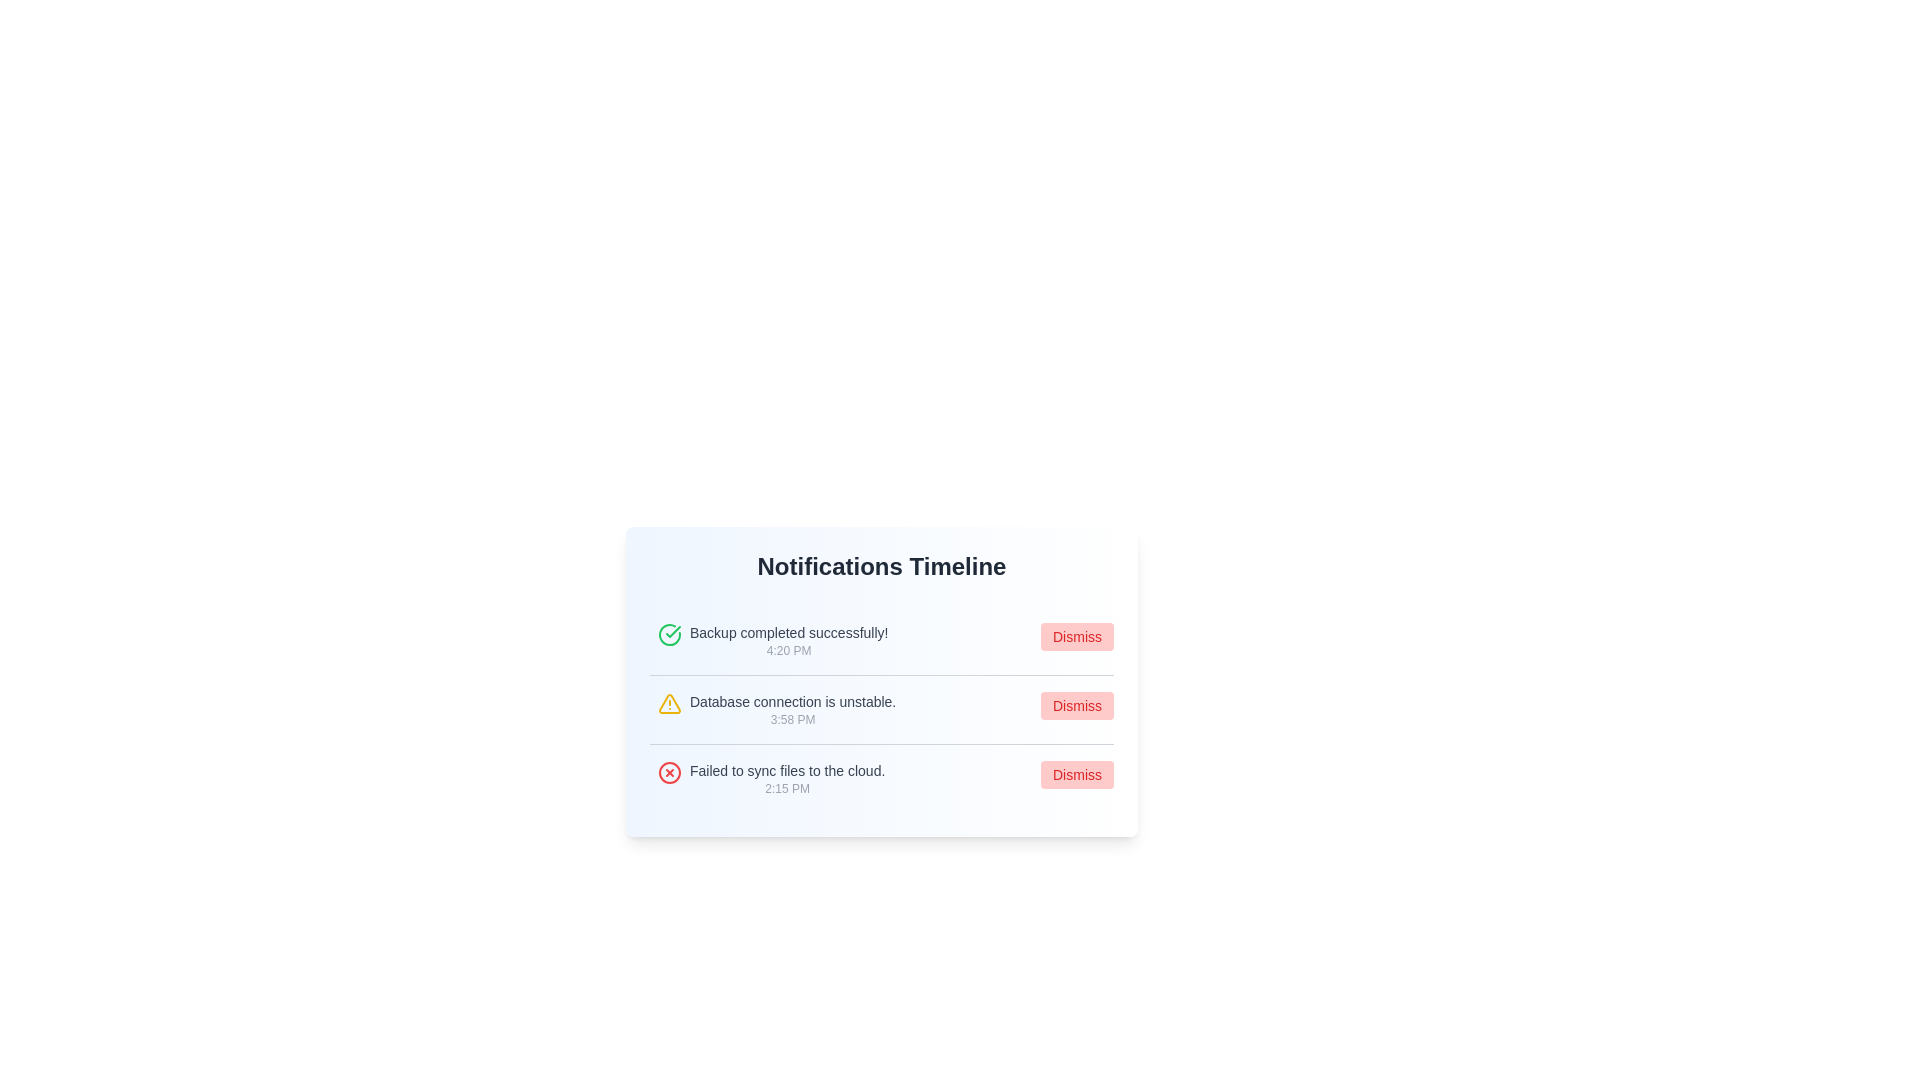 The width and height of the screenshot is (1920, 1080). Describe the element at coordinates (1076, 774) in the screenshot. I see `the 'Dismiss' button with small, bold red text located on the right side of the notification panel` at that location.